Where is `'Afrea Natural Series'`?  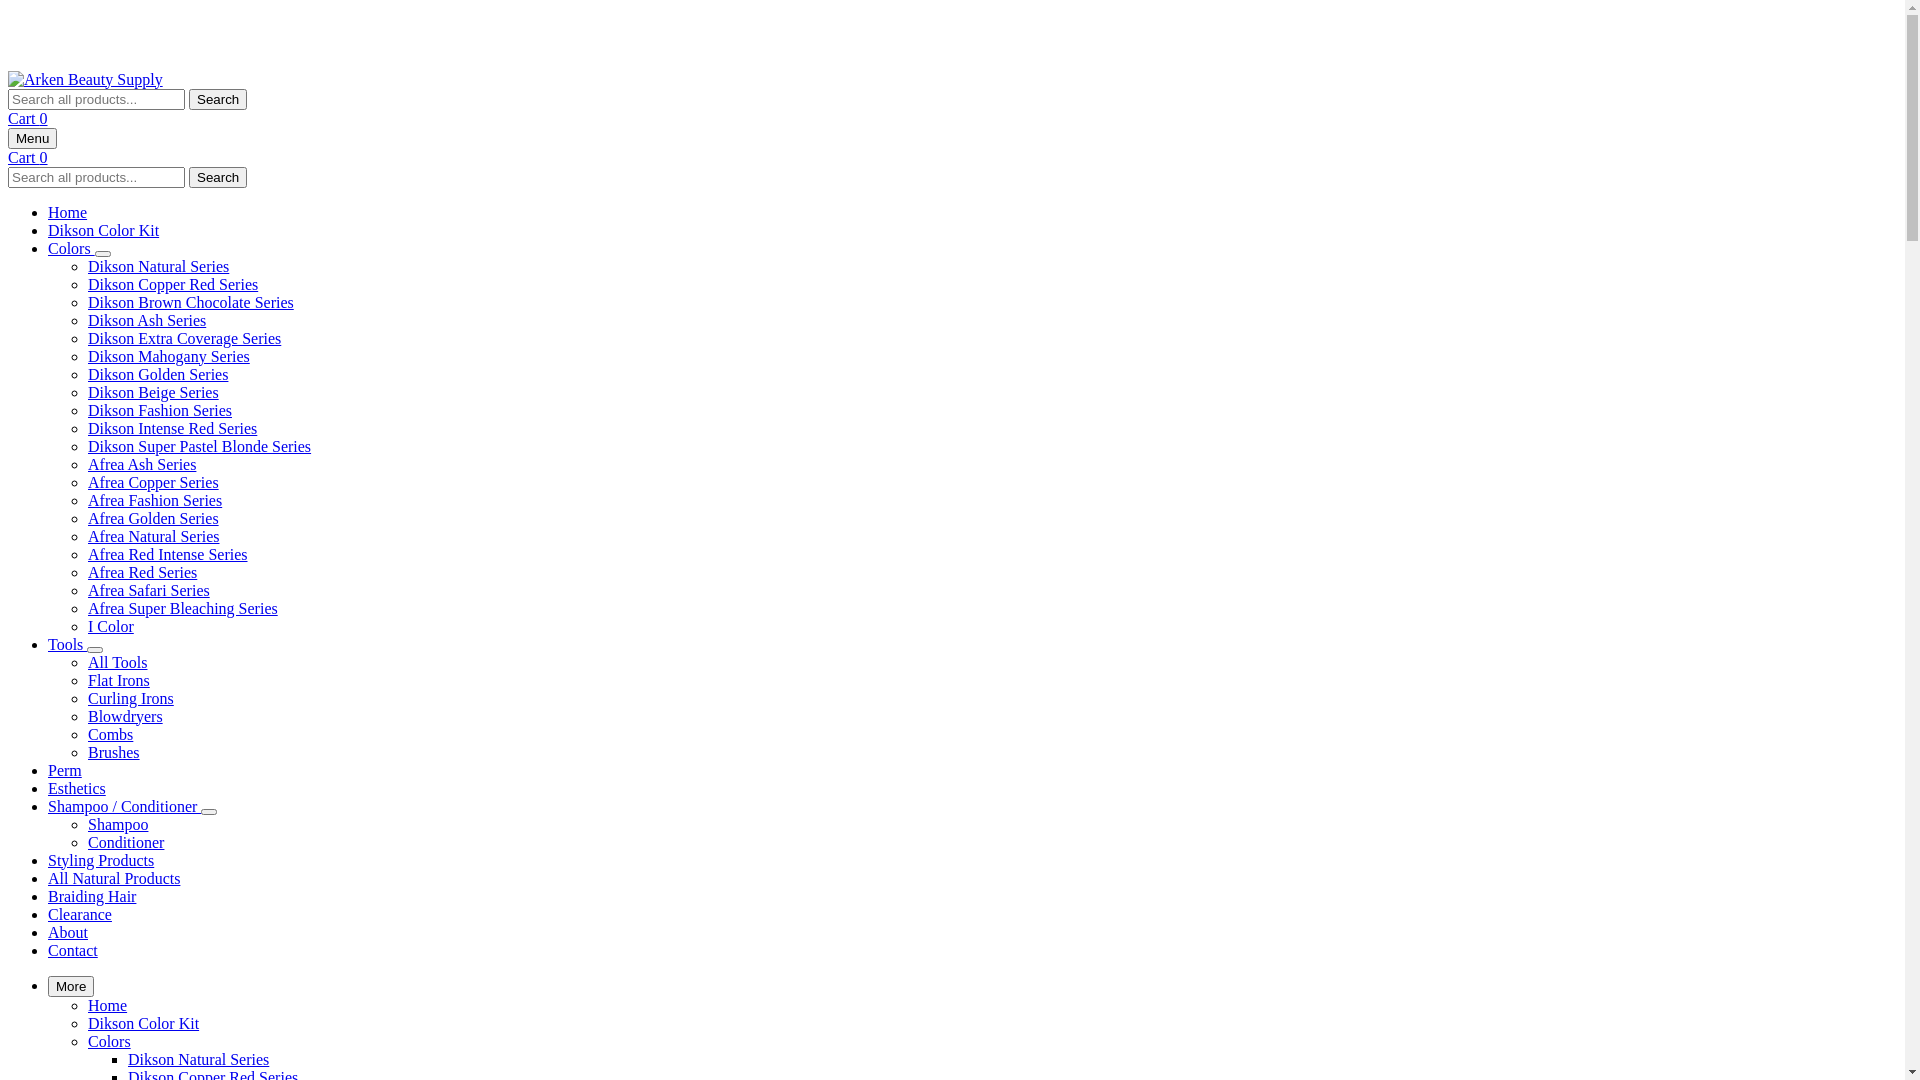
'Afrea Natural Series' is located at coordinates (152, 535).